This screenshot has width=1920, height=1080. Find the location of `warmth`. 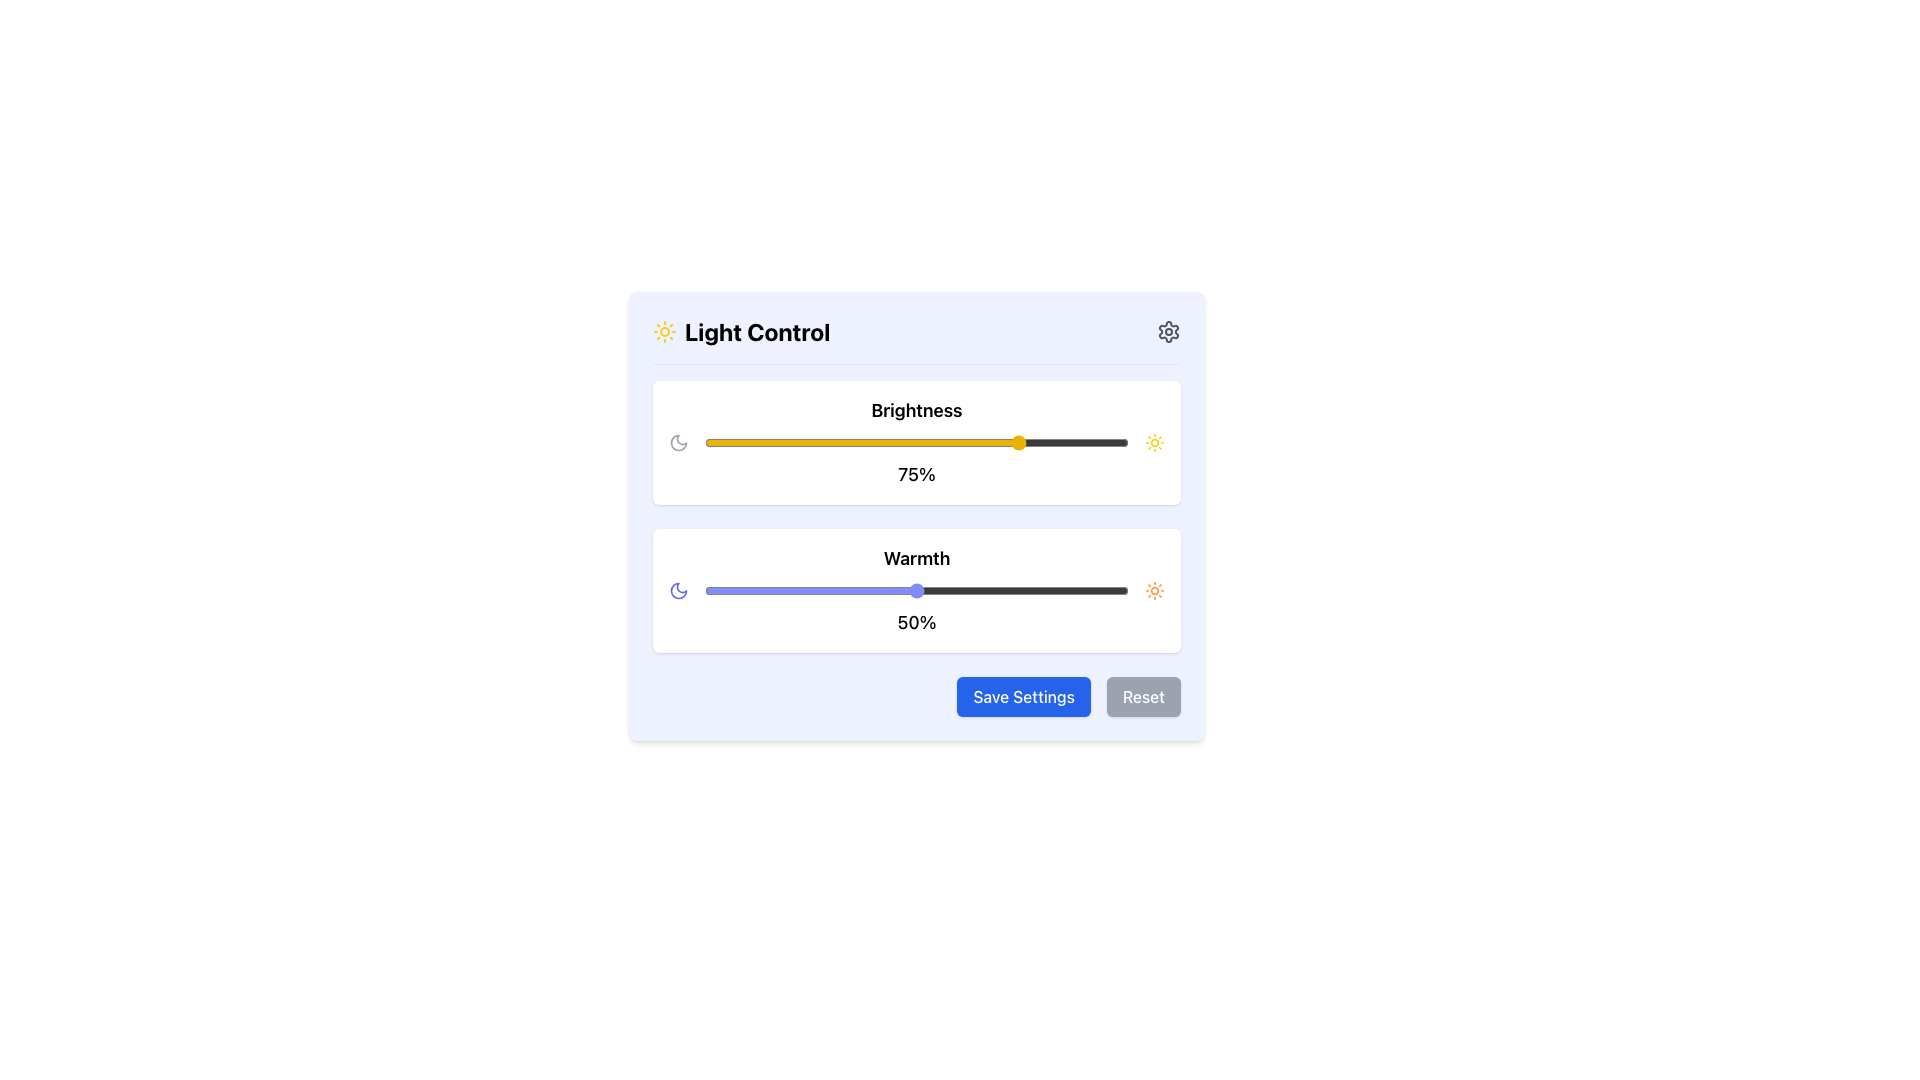

warmth is located at coordinates (1051, 589).